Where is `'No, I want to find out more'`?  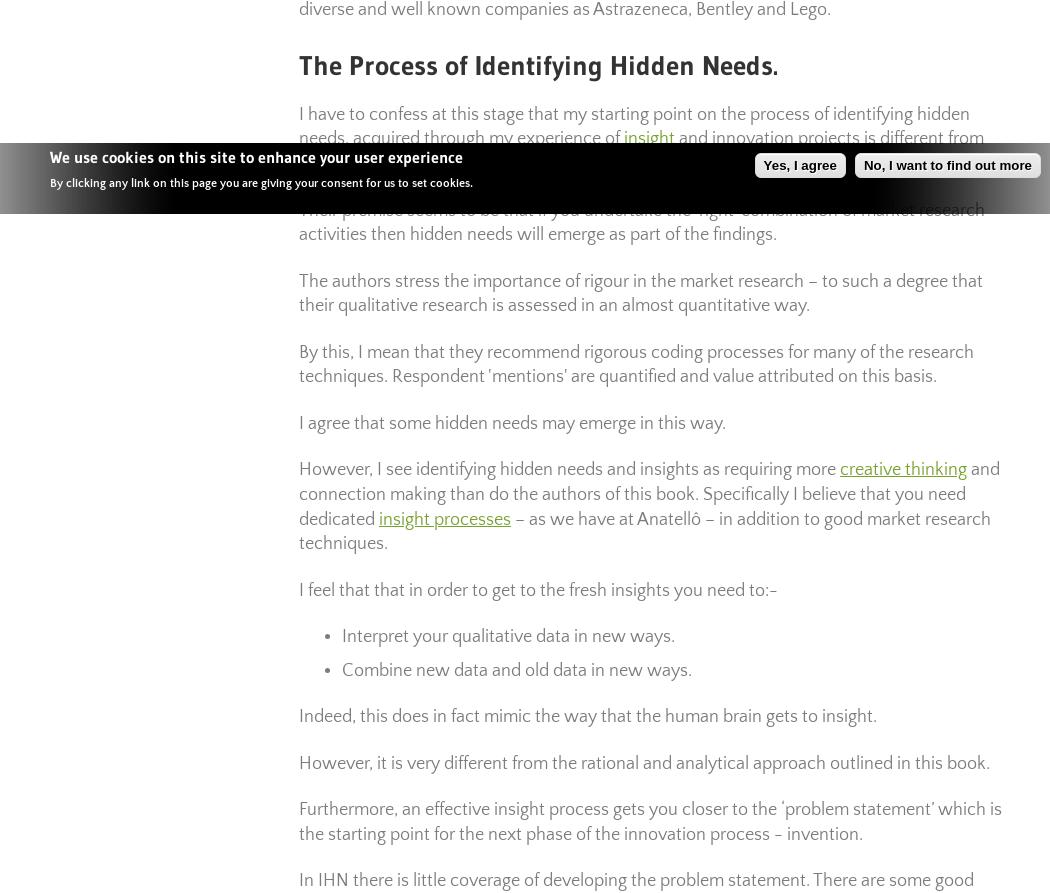 'No, I want to find out more' is located at coordinates (946, 164).